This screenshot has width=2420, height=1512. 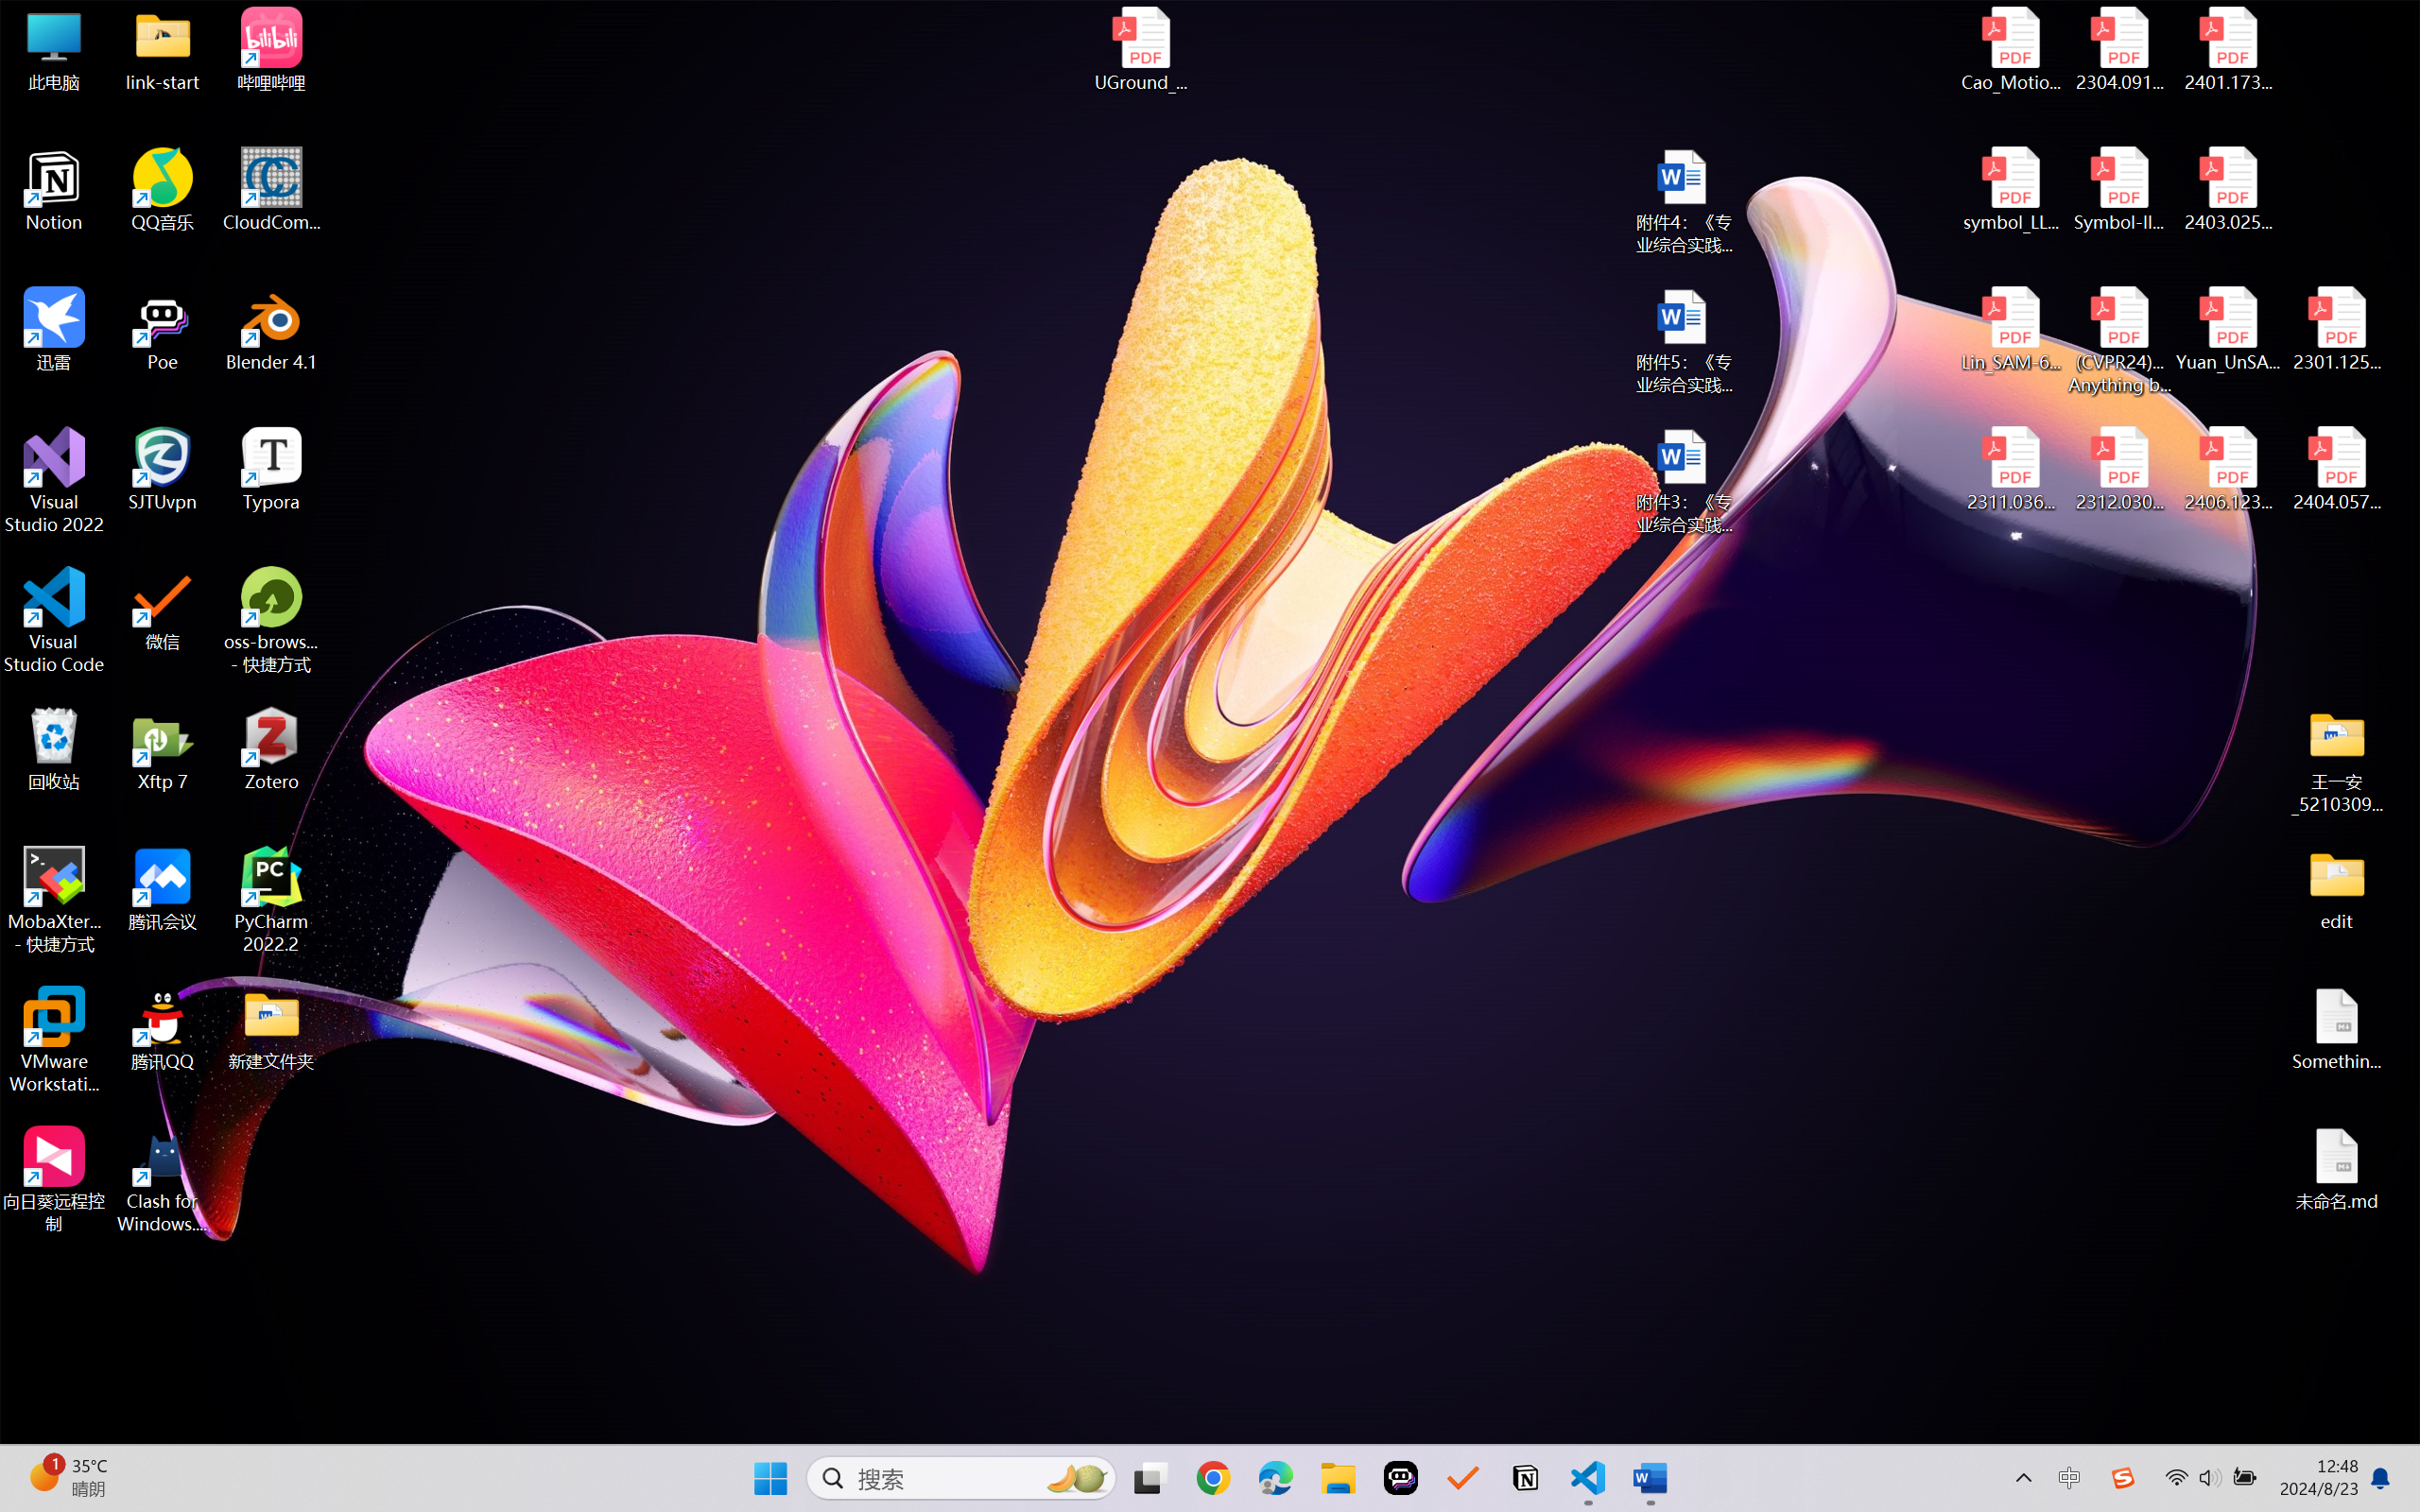 I want to click on '(CVPR24)Matching Anything by Segmenting Anything.pdf', so click(x=2118, y=340).